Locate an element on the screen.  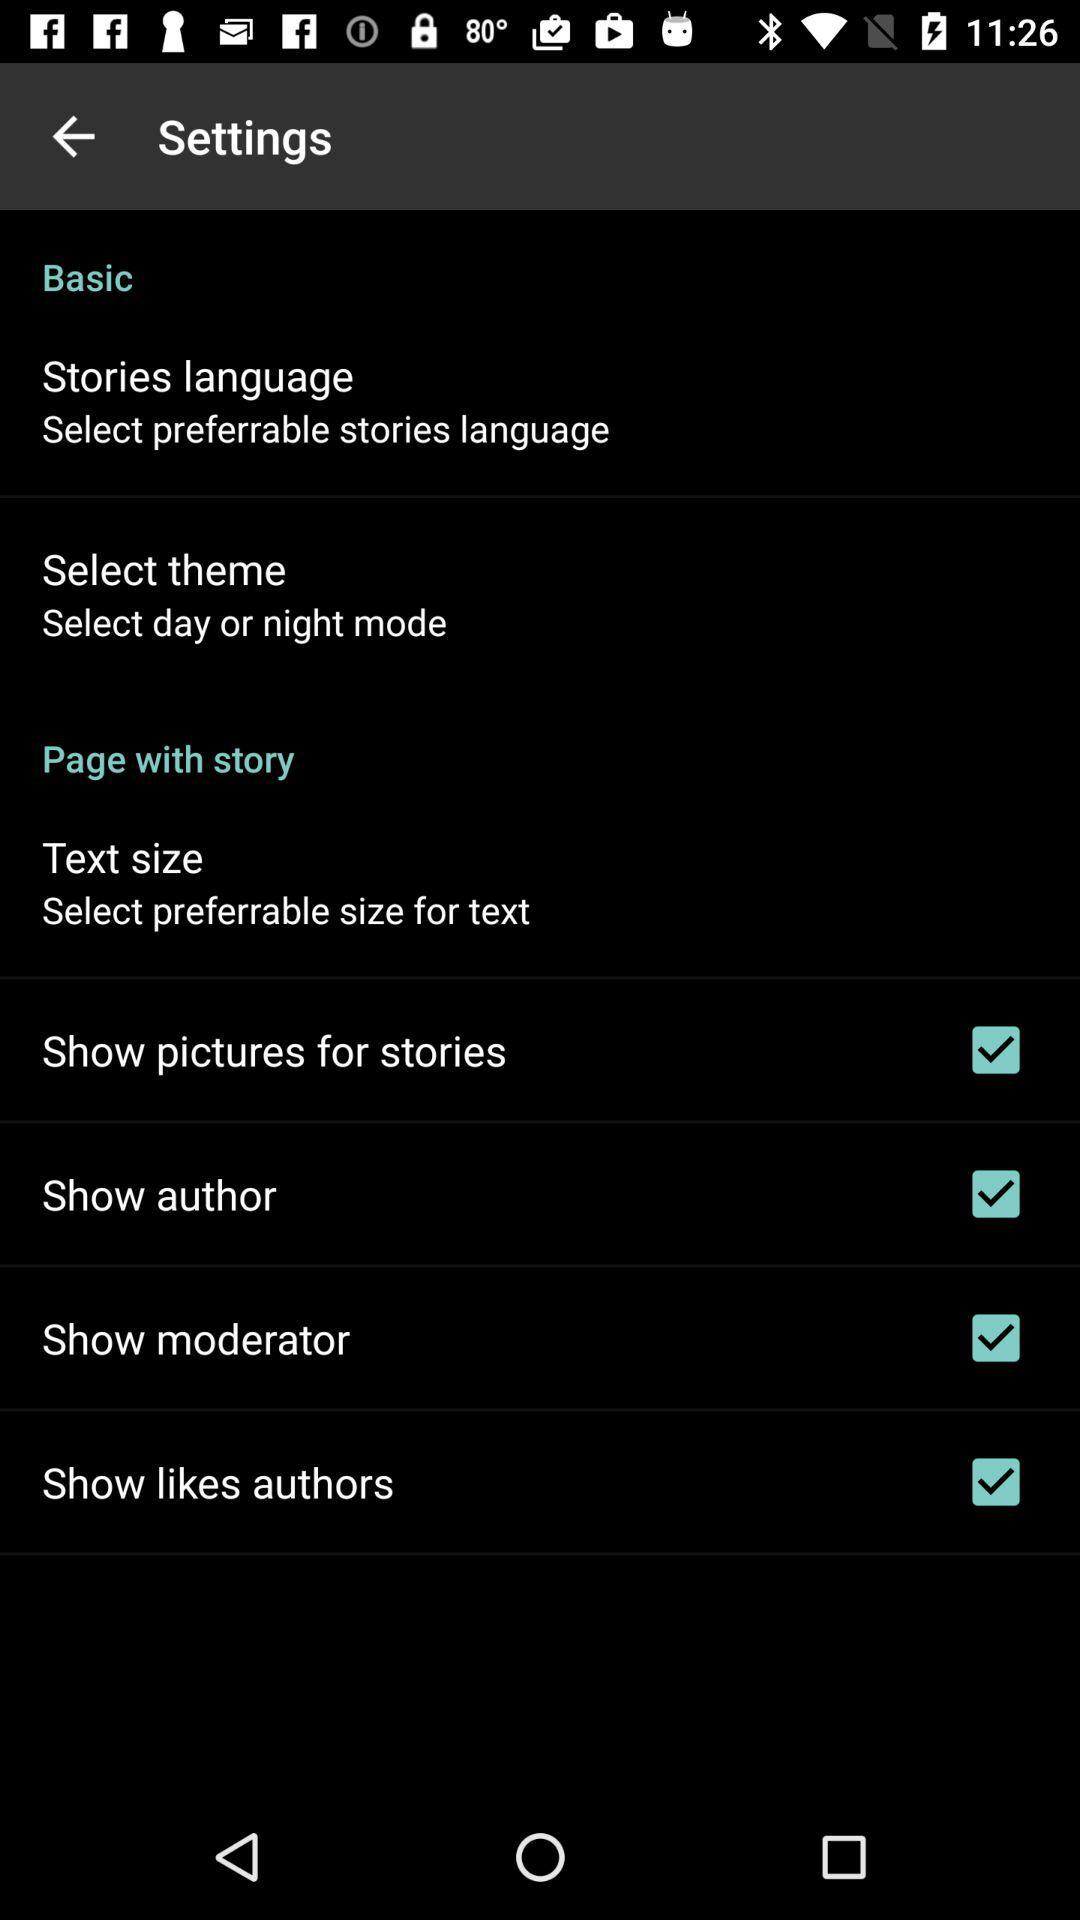
the page with story icon is located at coordinates (540, 736).